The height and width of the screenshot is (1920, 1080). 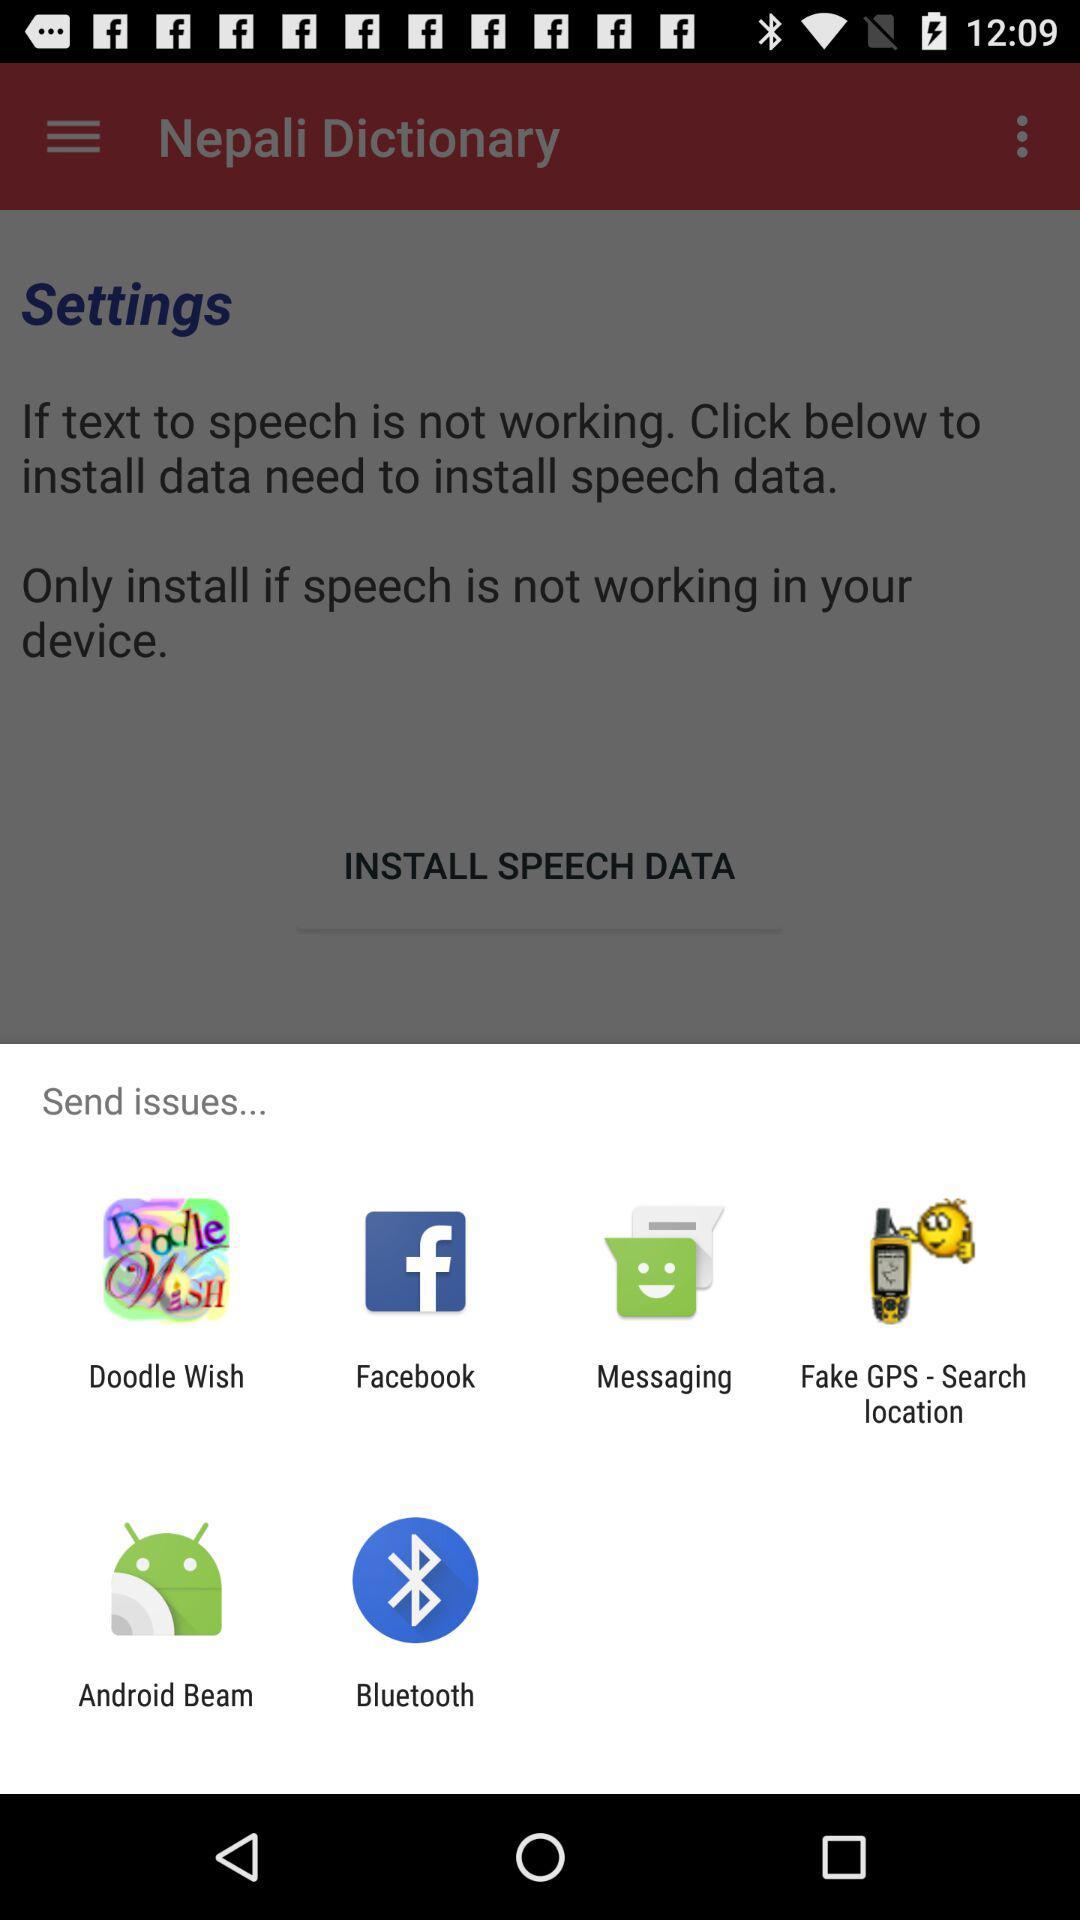 I want to click on app to the right of the doodle wish icon, so click(x=414, y=1392).